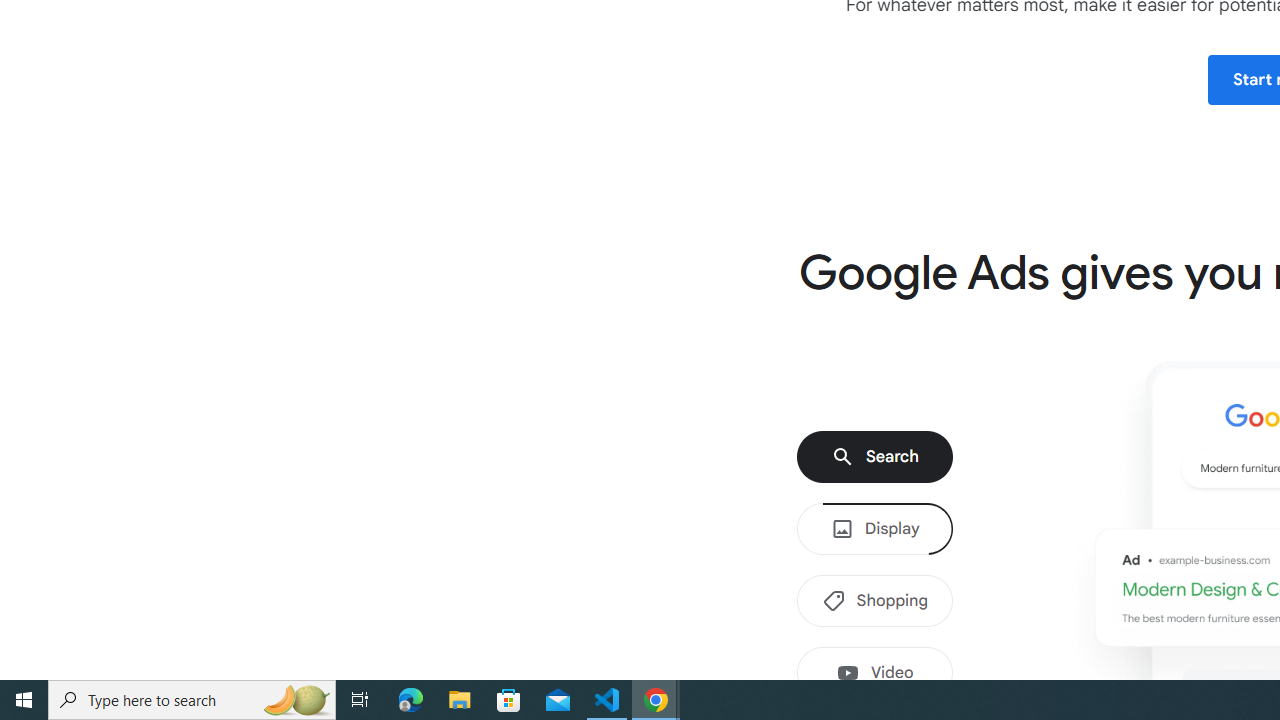 This screenshot has width=1280, height=720. I want to click on 'Display', so click(874, 528).